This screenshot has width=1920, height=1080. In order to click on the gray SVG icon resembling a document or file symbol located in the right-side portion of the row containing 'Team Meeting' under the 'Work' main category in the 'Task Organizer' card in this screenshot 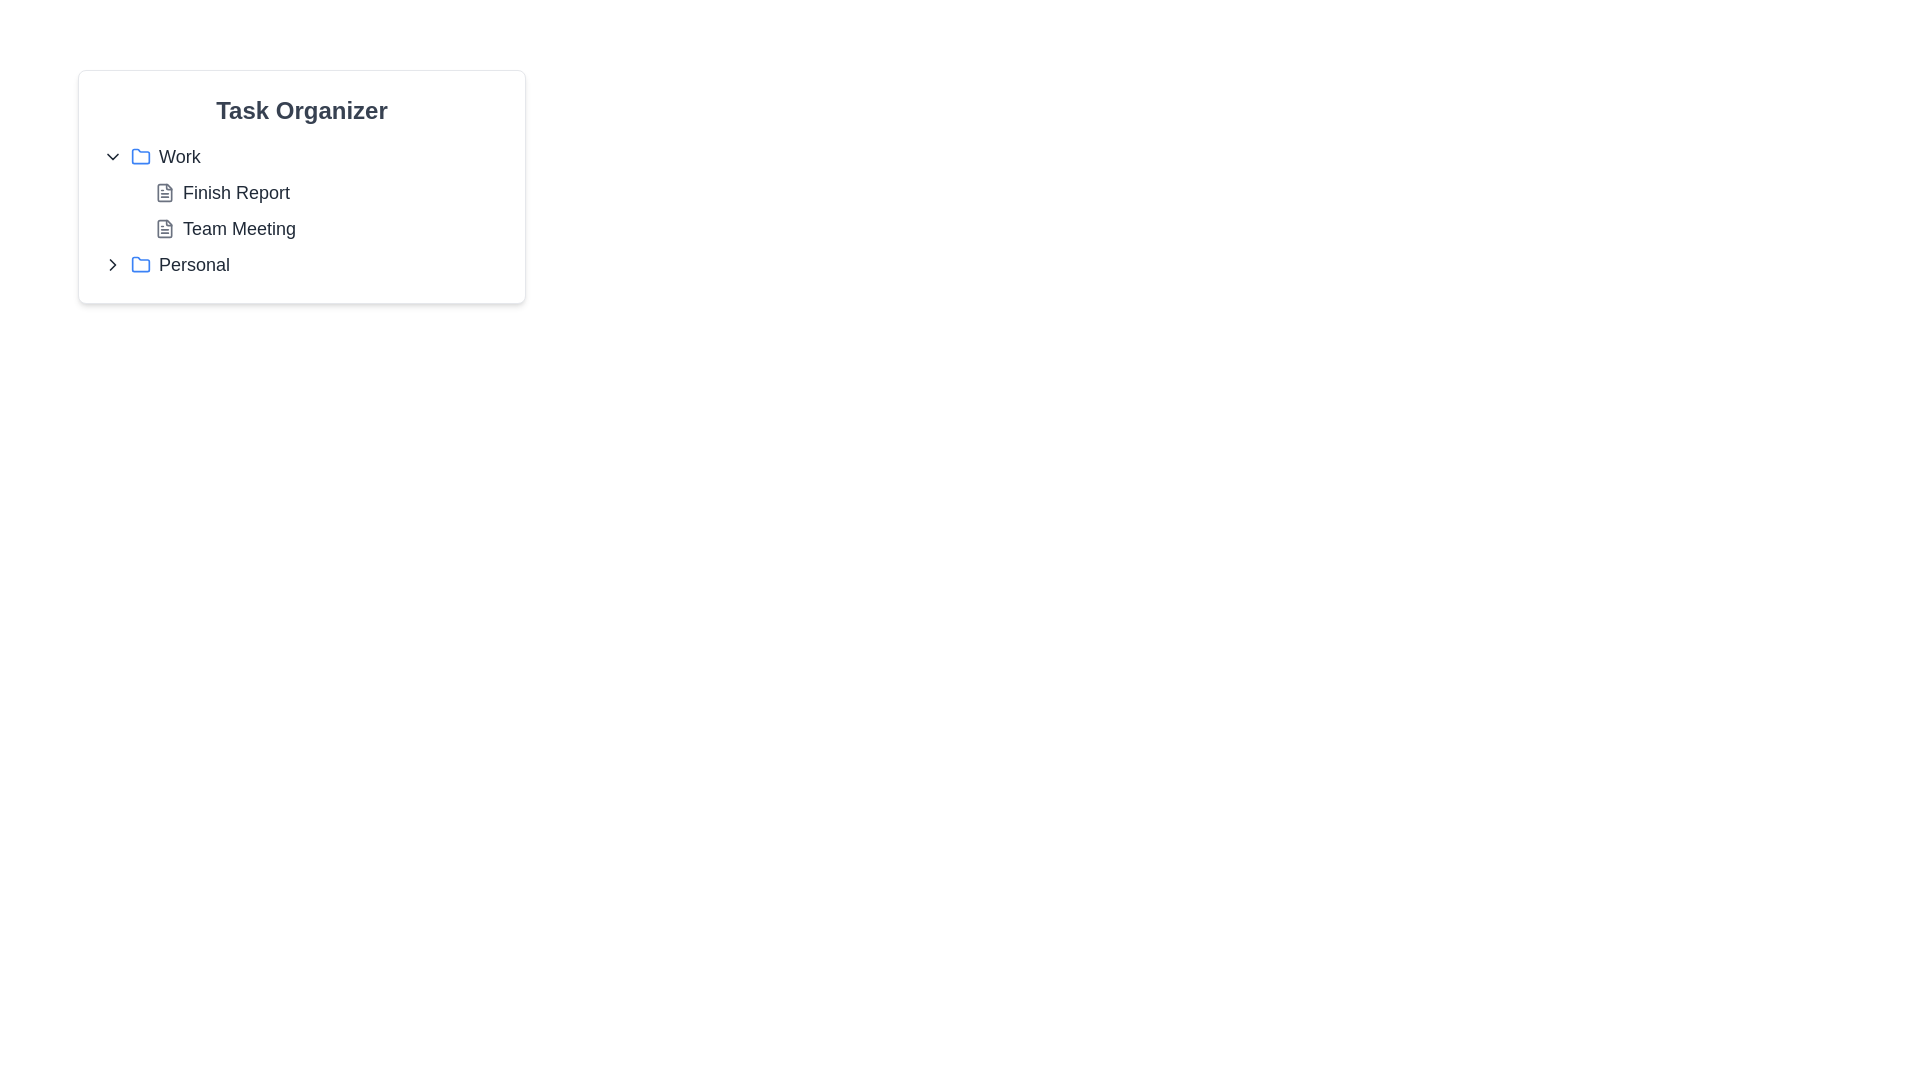, I will do `click(164, 227)`.